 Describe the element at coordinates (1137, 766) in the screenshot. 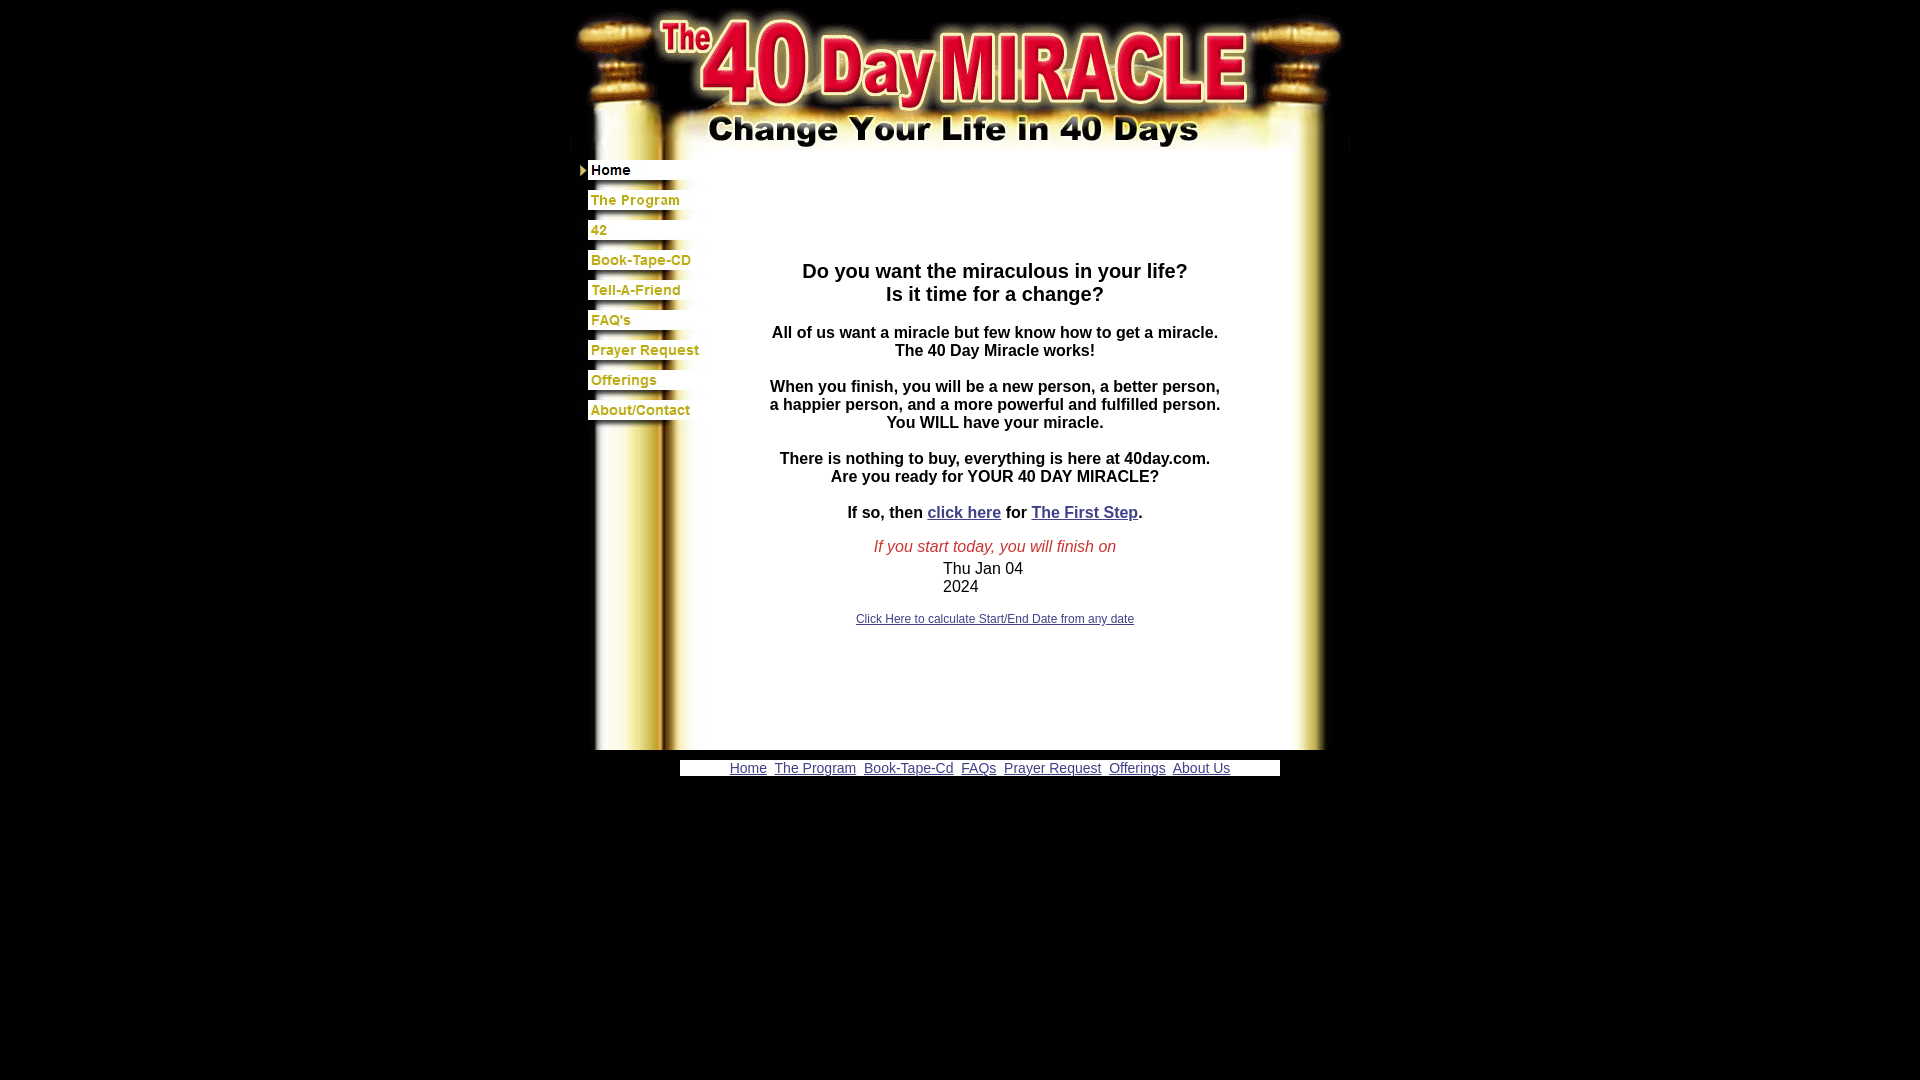

I see `'Offerings'` at that location.